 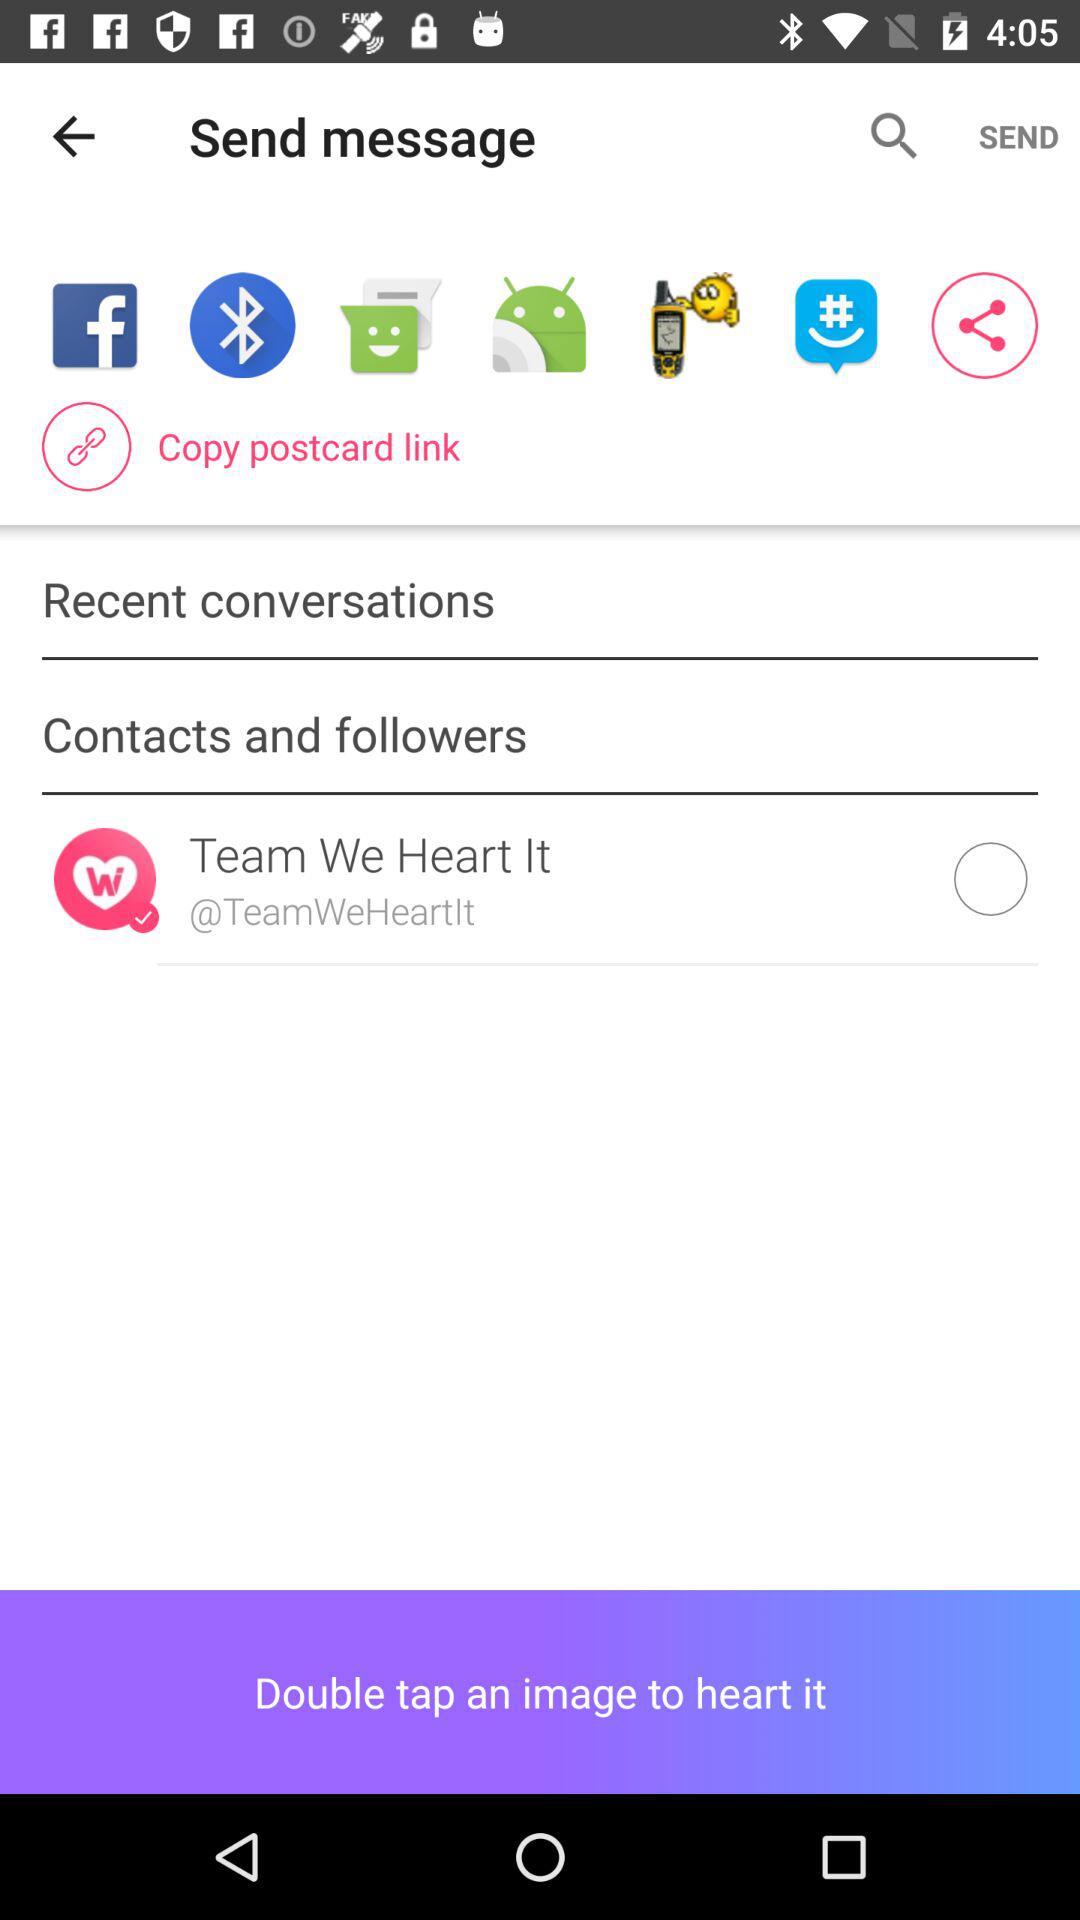 I want to click on share content, so click(x=538, y=325).